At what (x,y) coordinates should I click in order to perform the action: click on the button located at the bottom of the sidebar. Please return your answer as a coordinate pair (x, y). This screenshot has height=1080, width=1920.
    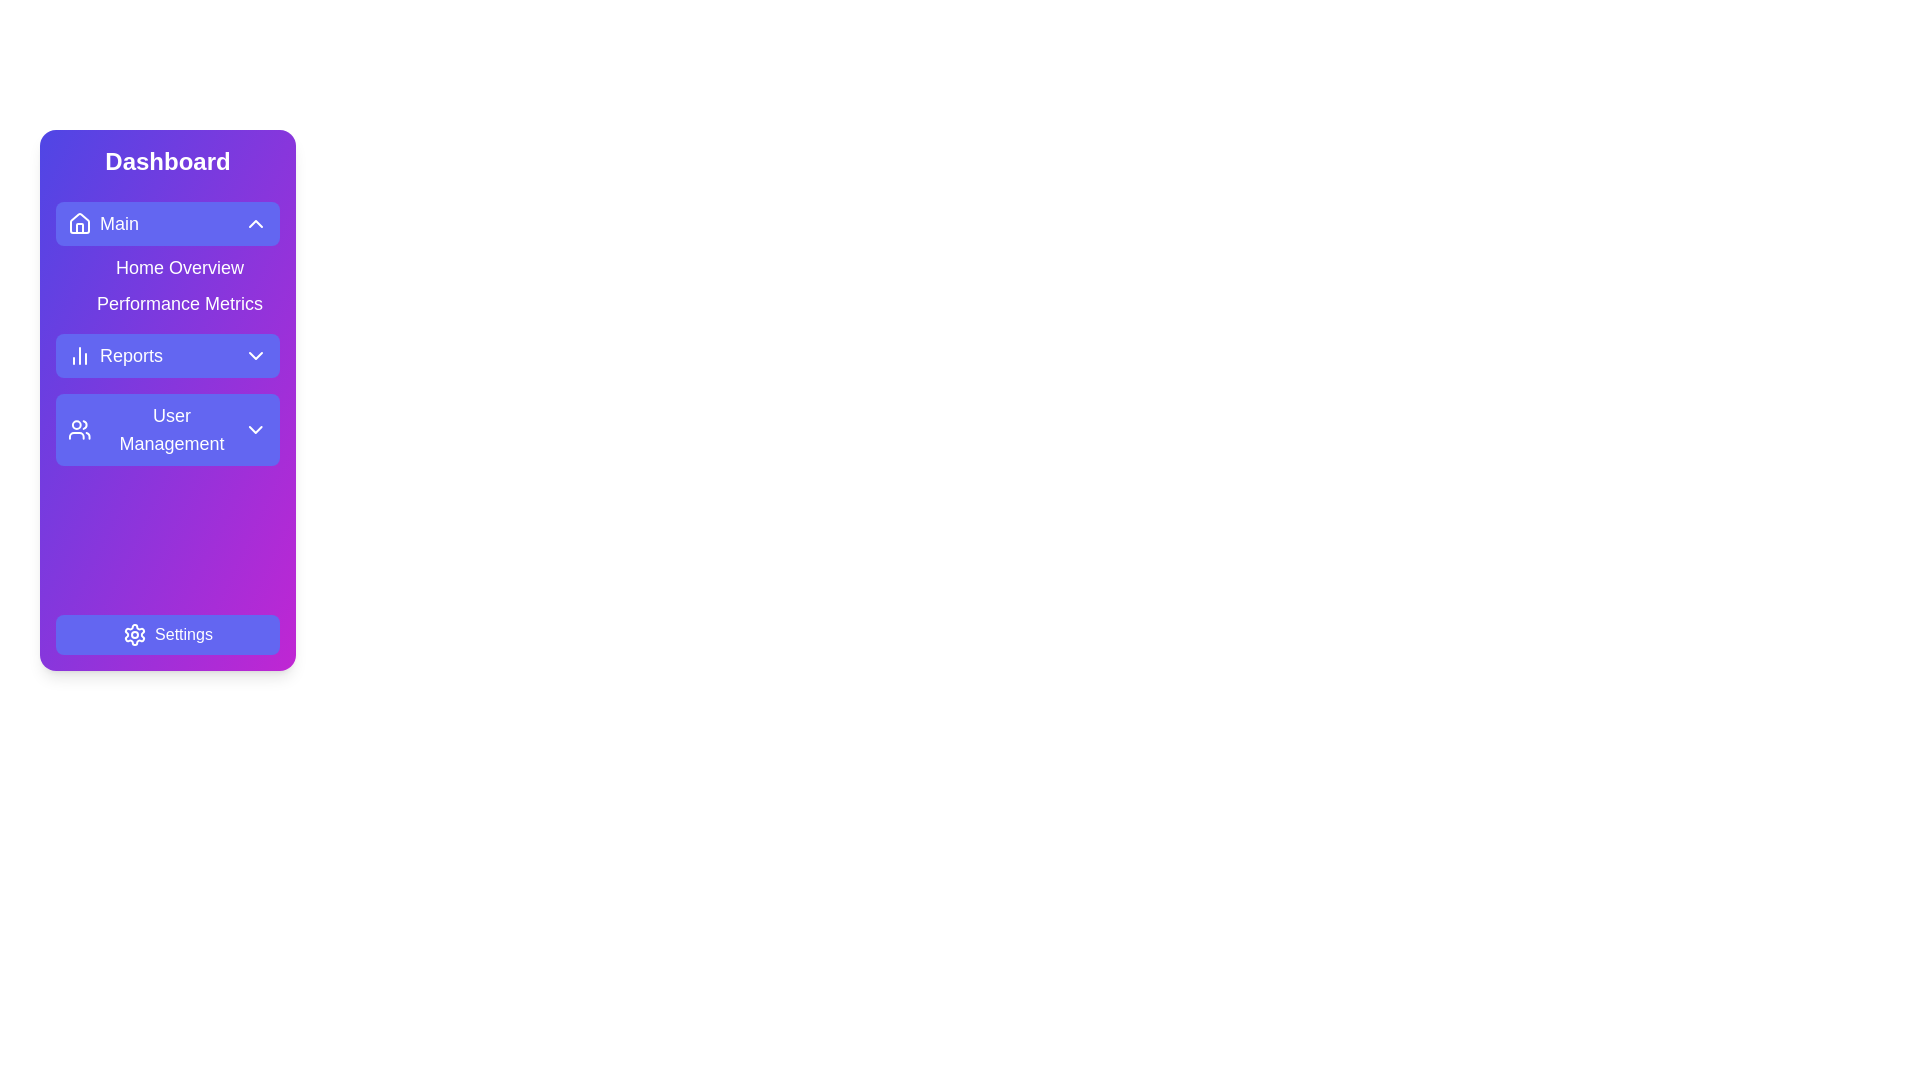
    Looking at the image, I should click on (168, 635).